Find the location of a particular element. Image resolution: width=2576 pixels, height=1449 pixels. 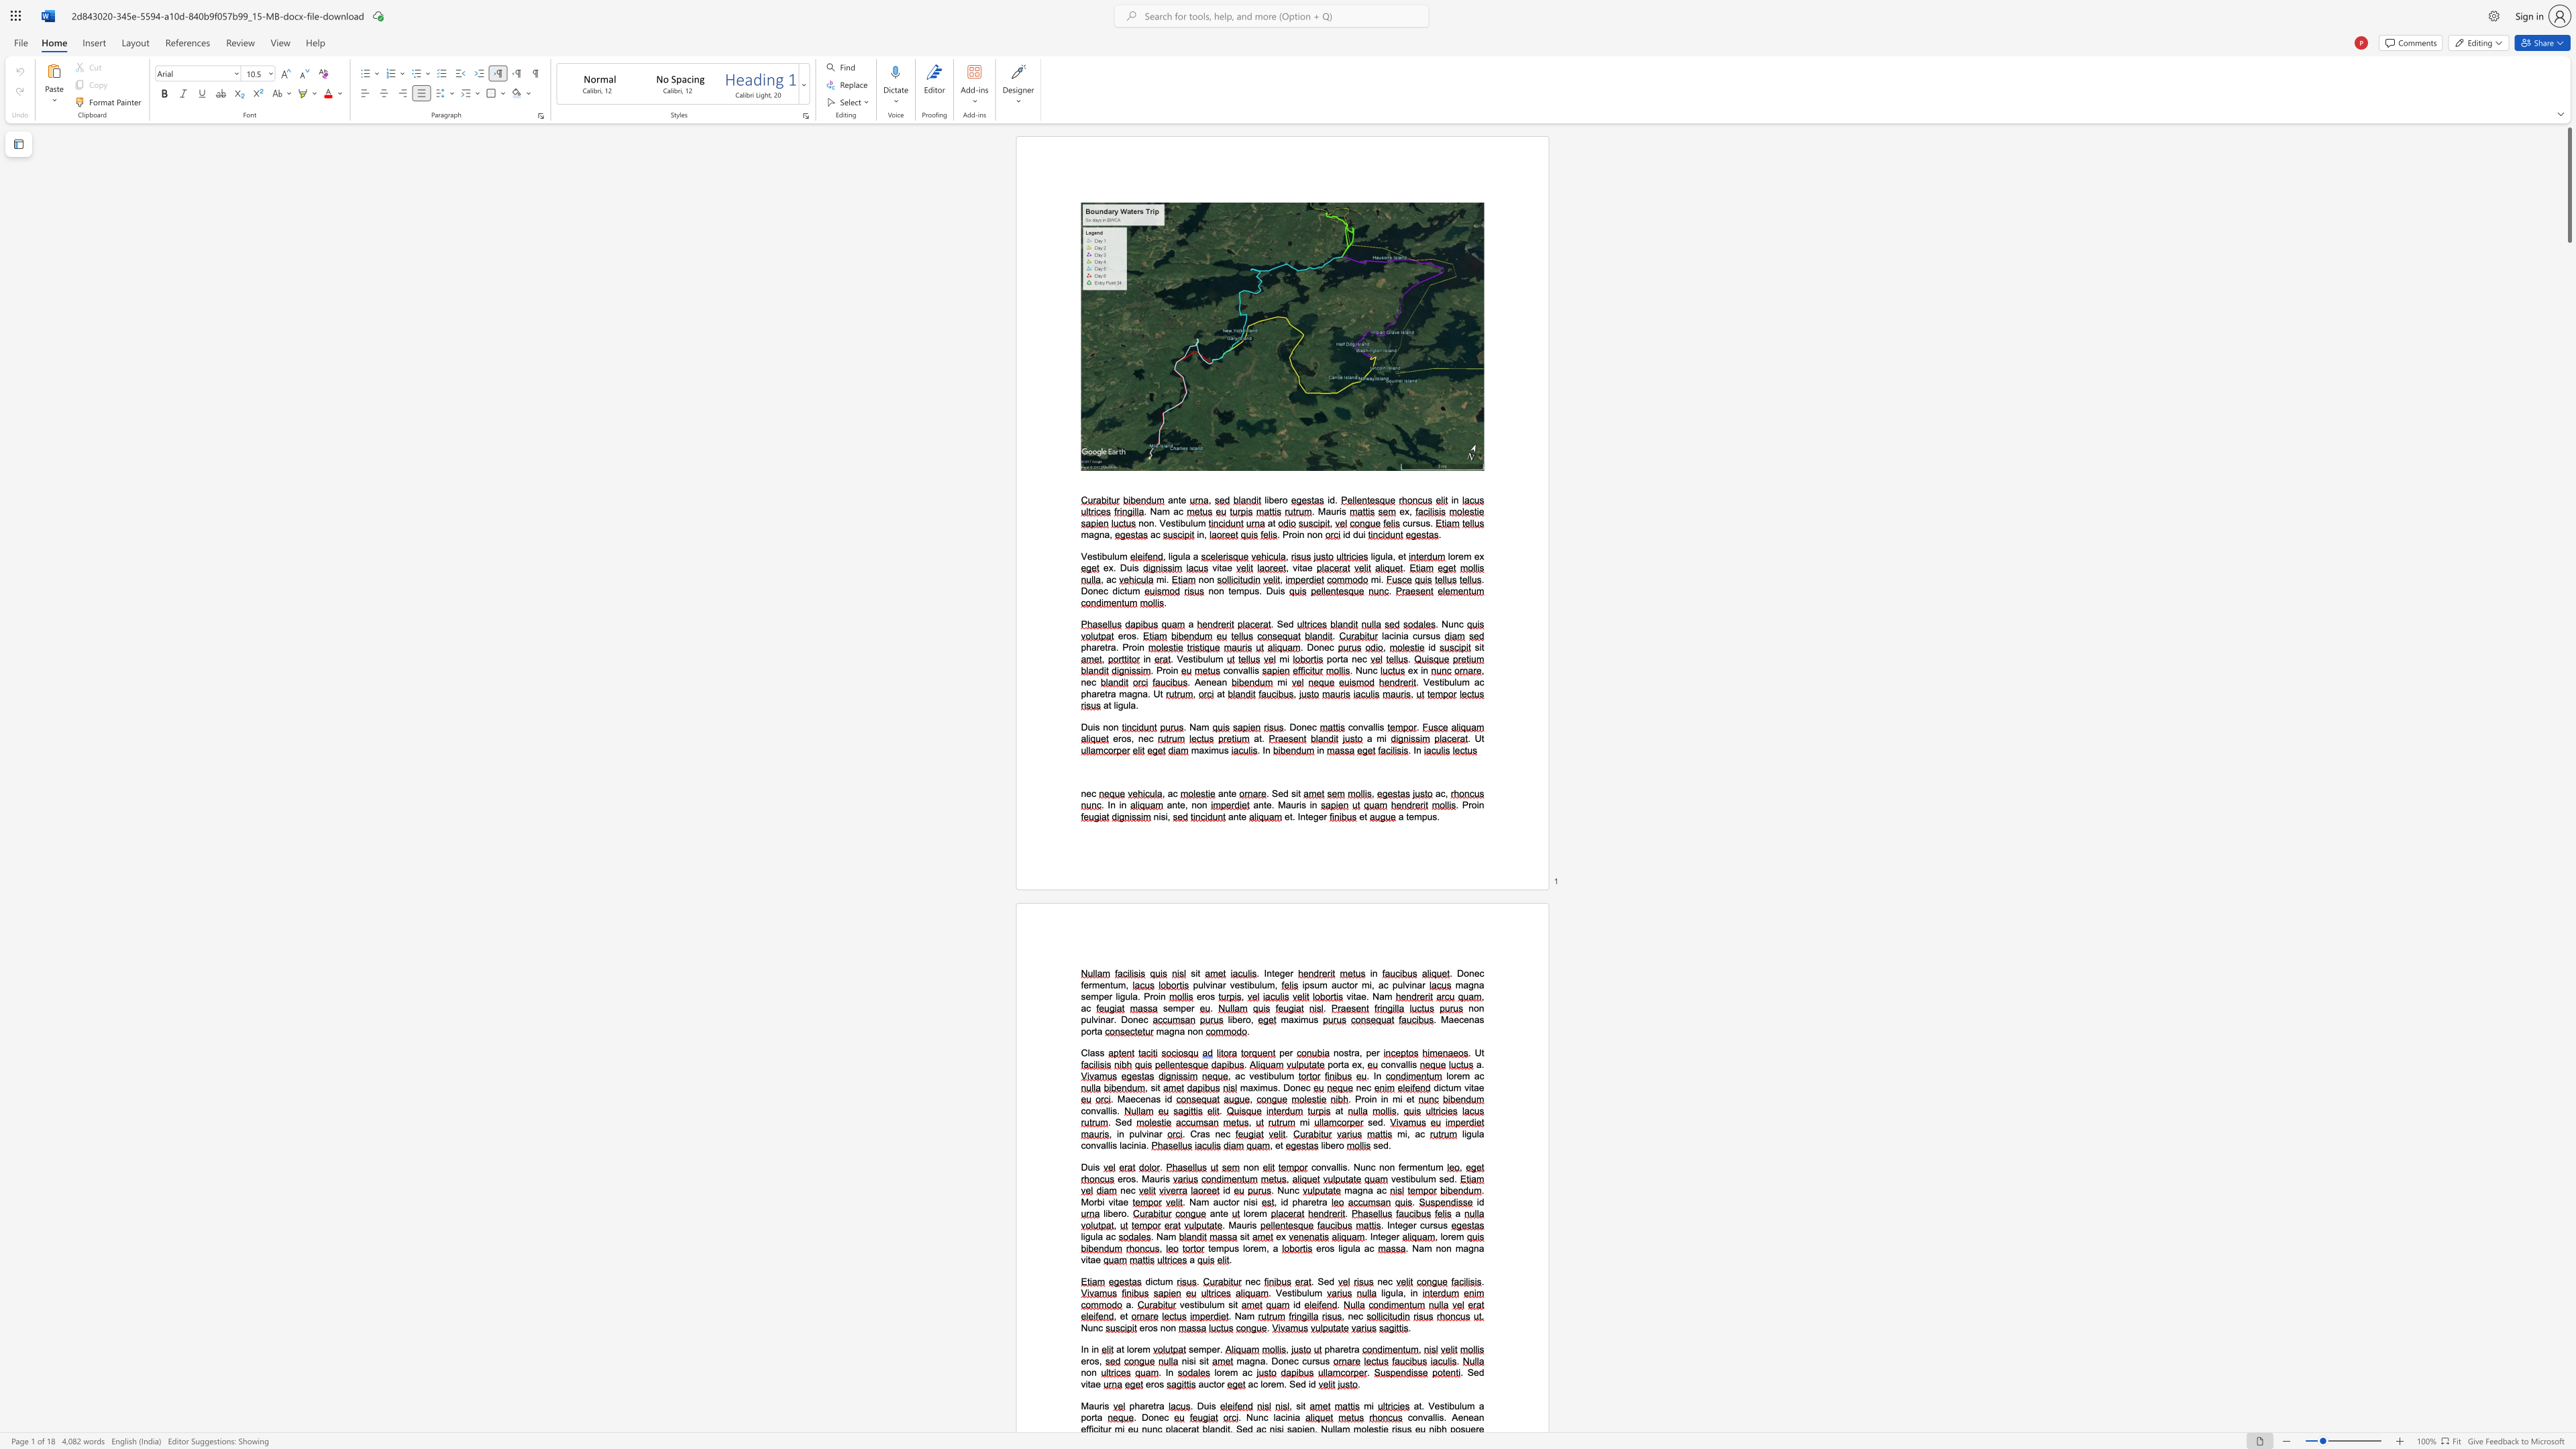

the 1th character "c" in the text is located at coordinates (1371, 1248).